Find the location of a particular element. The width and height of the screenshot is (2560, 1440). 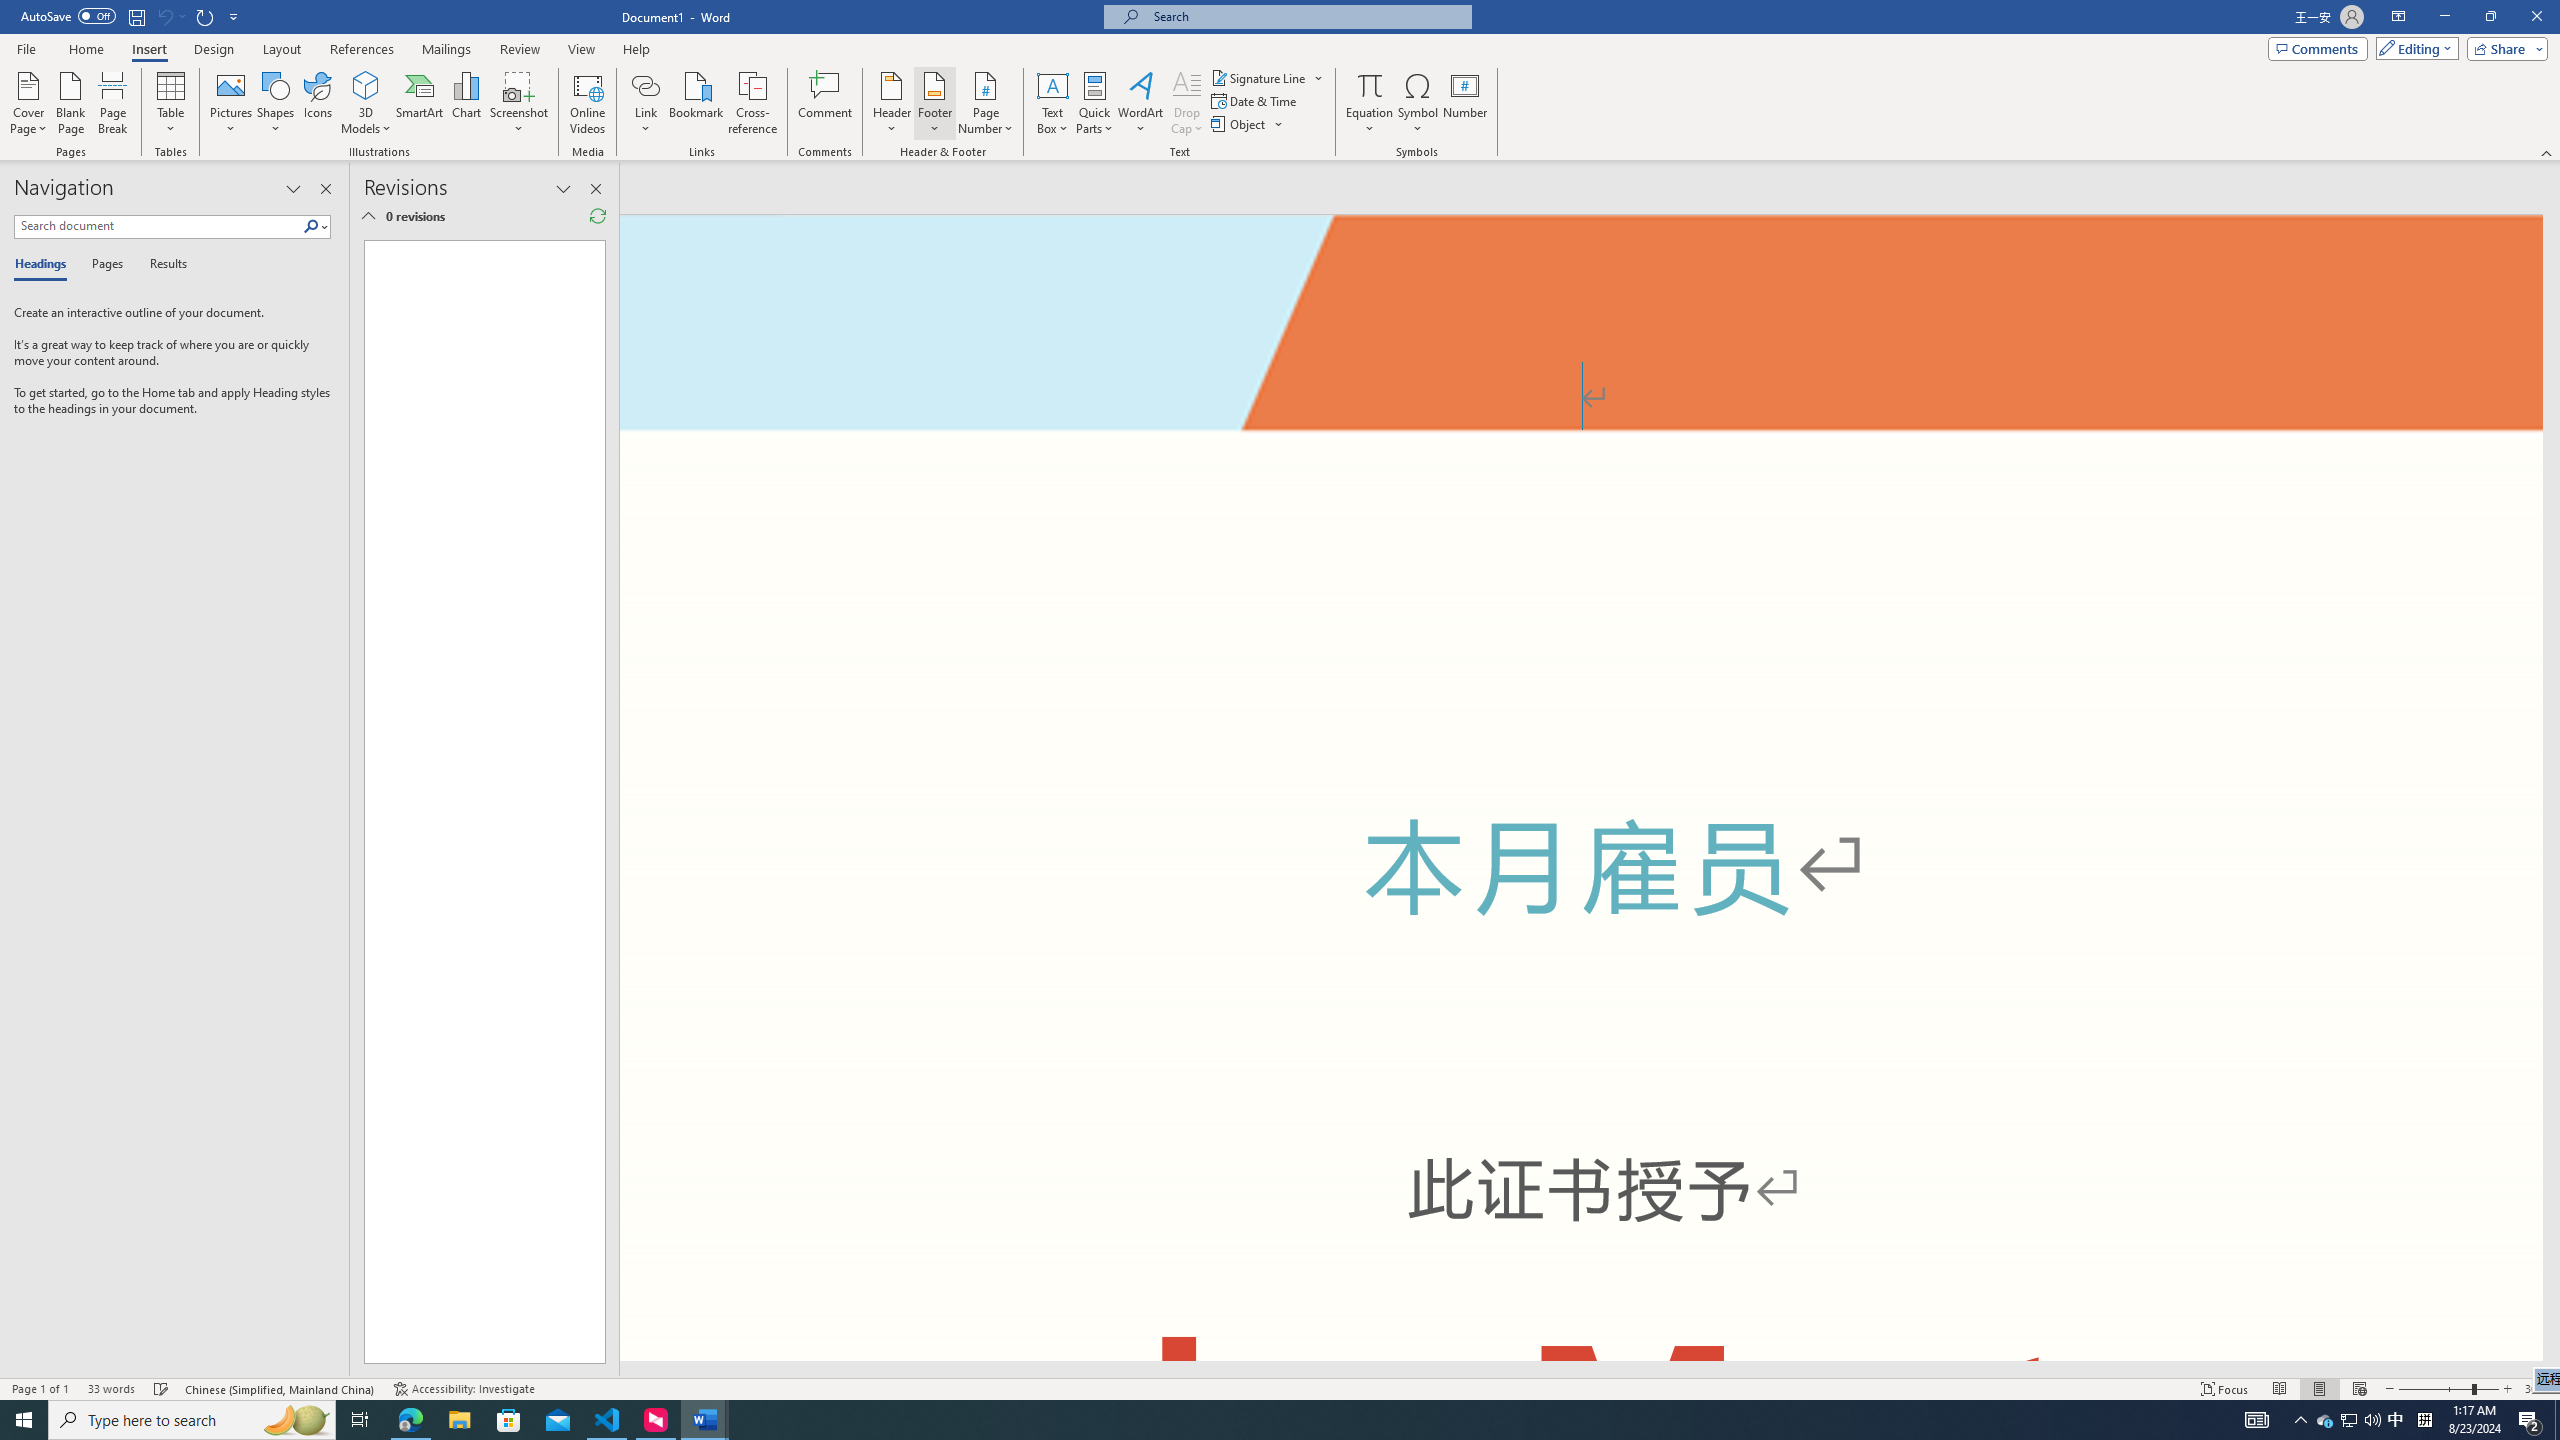

'Screenshot' is located at coordinates (518, 103).